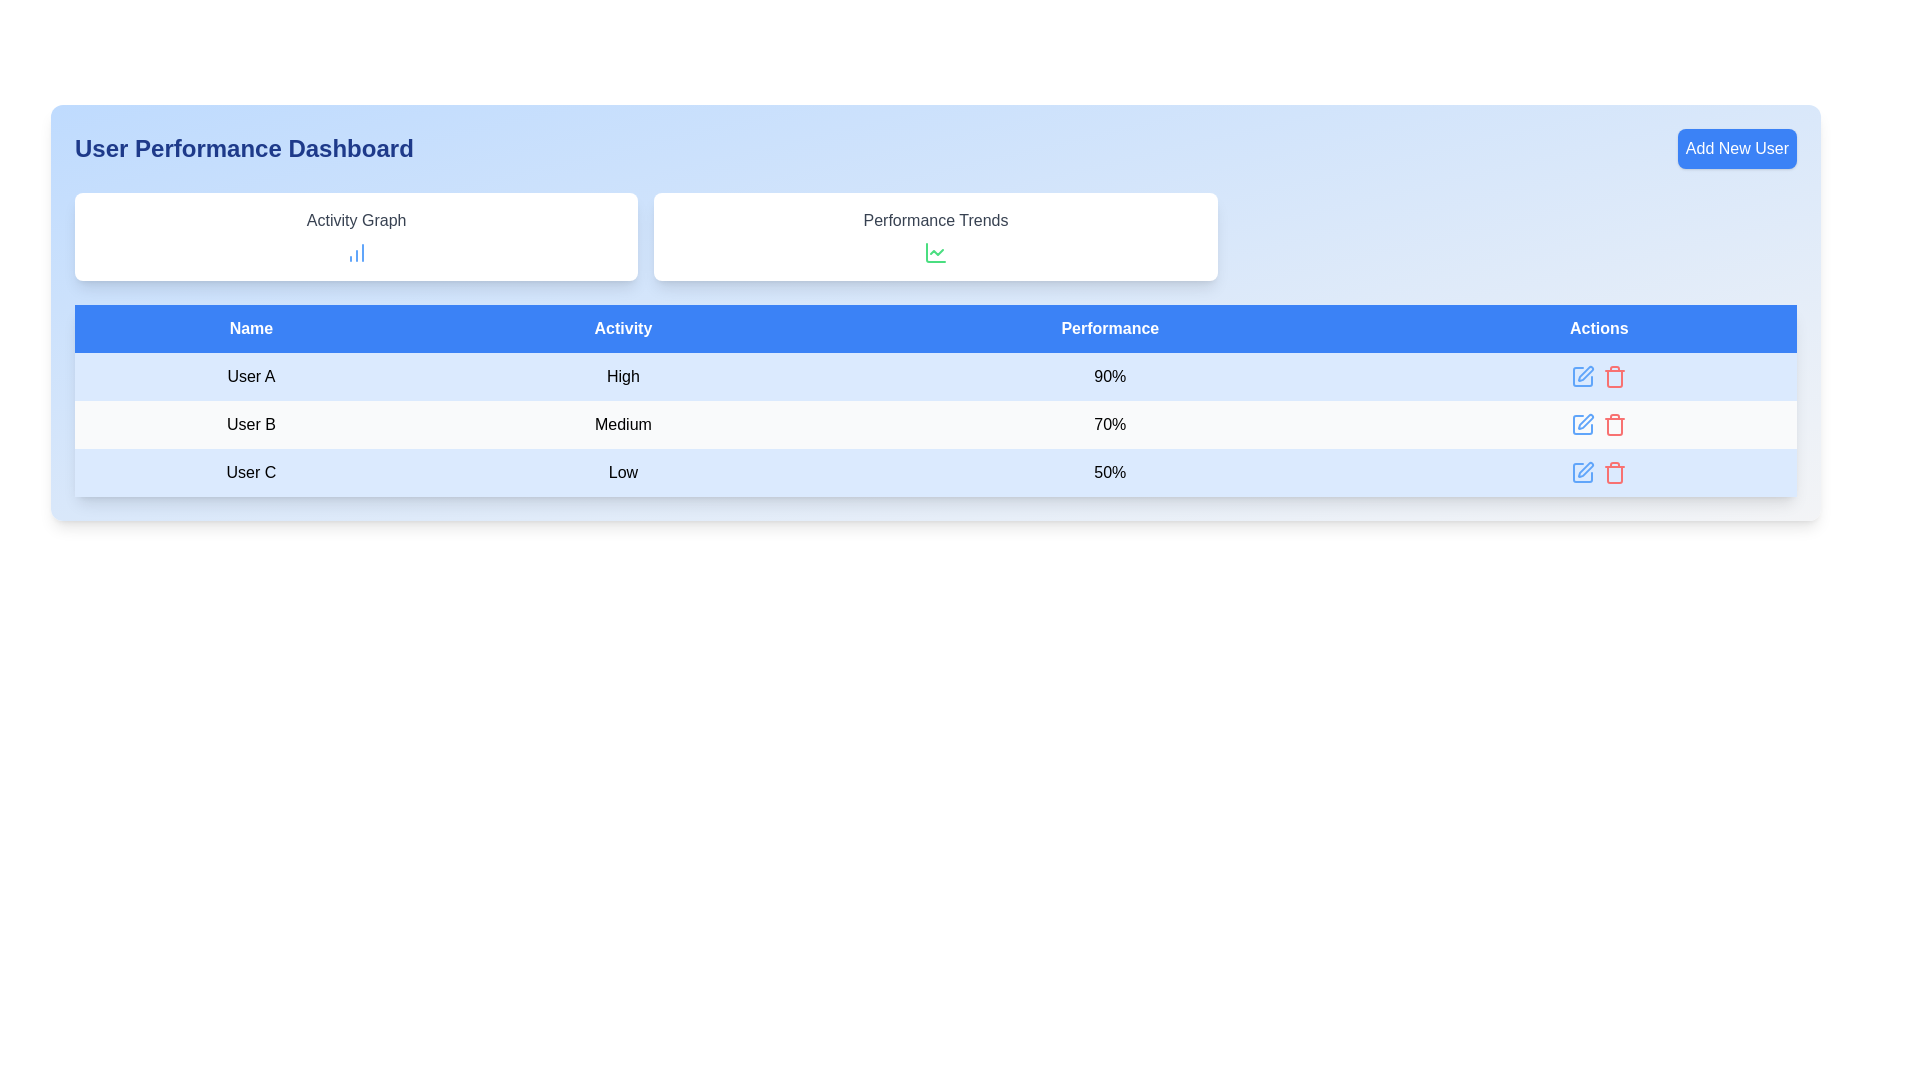 The width and height of the screenshot is (1920, 1080). What do you see at coordinates (1582, 377) in the screenshot?
I see `the blue outlined pen icon in the Actions column for User A` at bounding box center [1582, 377].